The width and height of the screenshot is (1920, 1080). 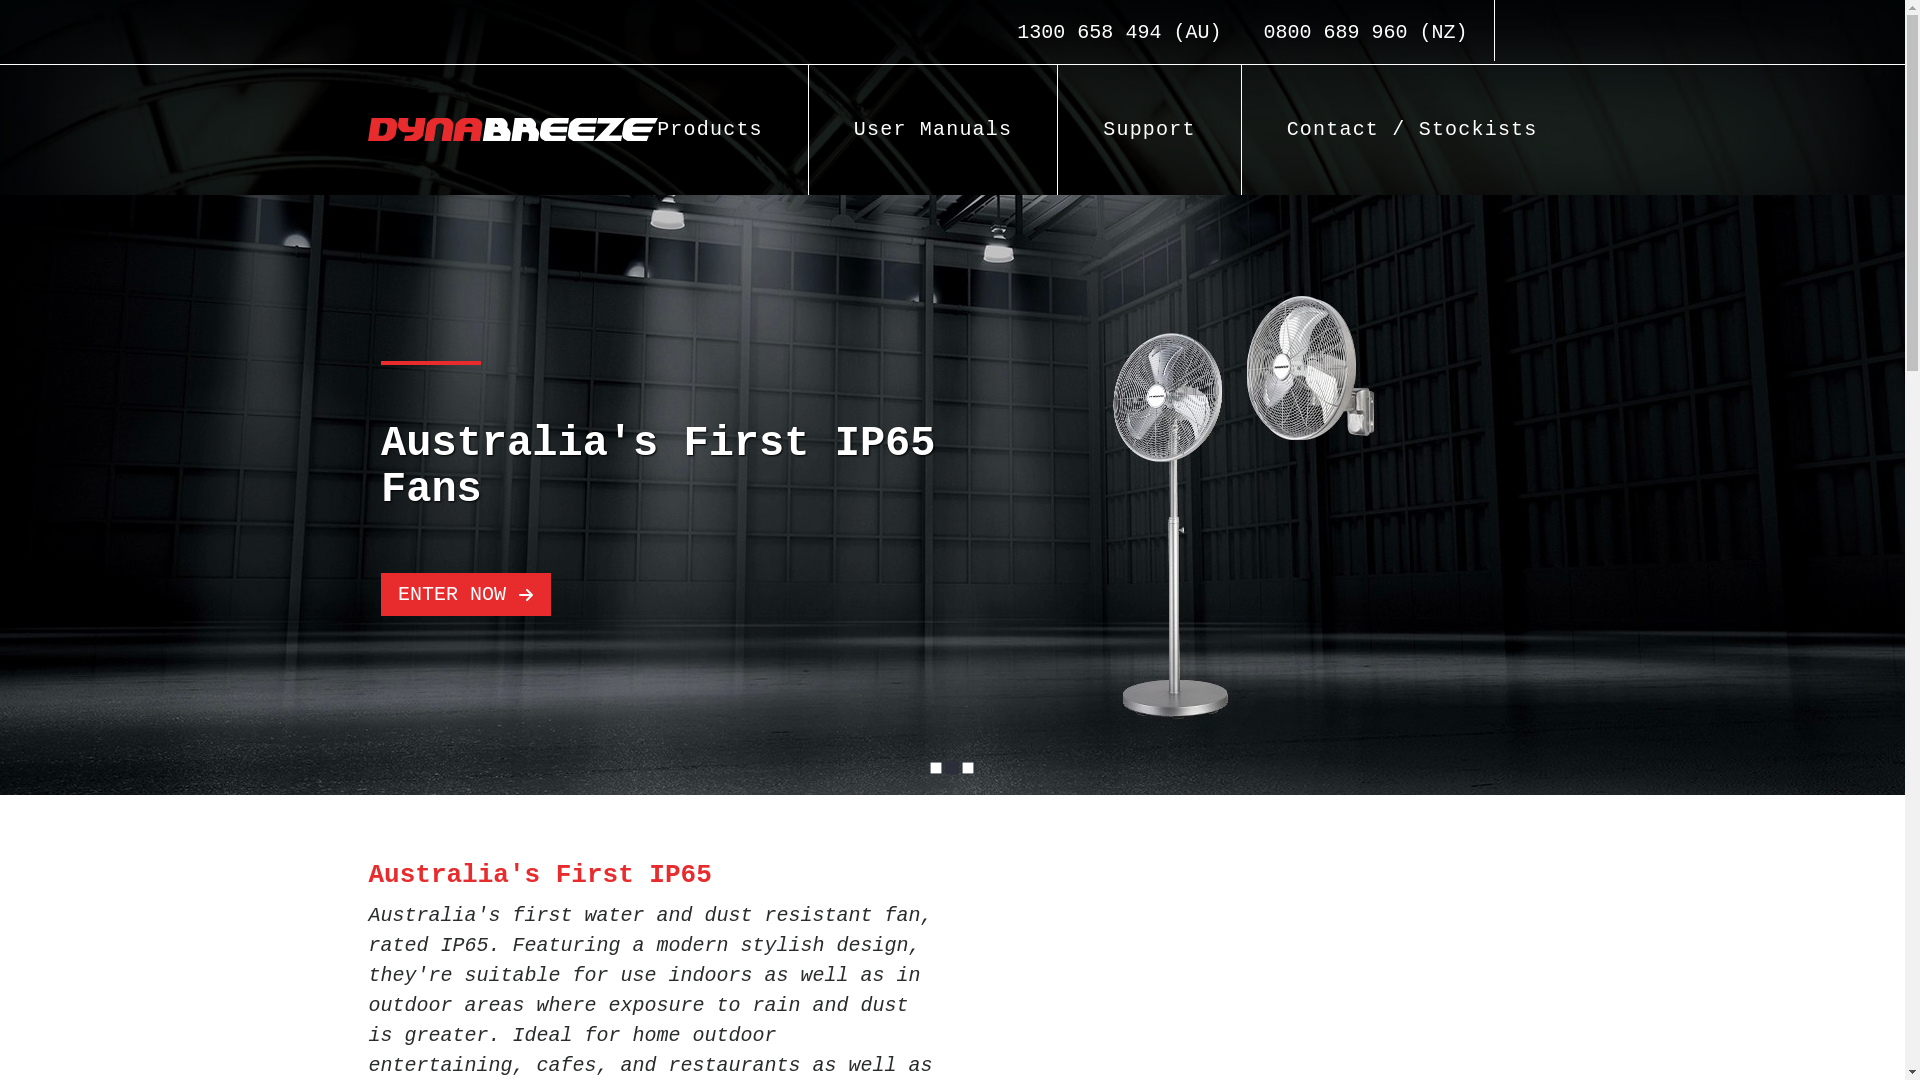 What do you see at coordinates (464, 593) in the screenshot?
I see `'ENTER NOW'` at bounding box center [464, 593].